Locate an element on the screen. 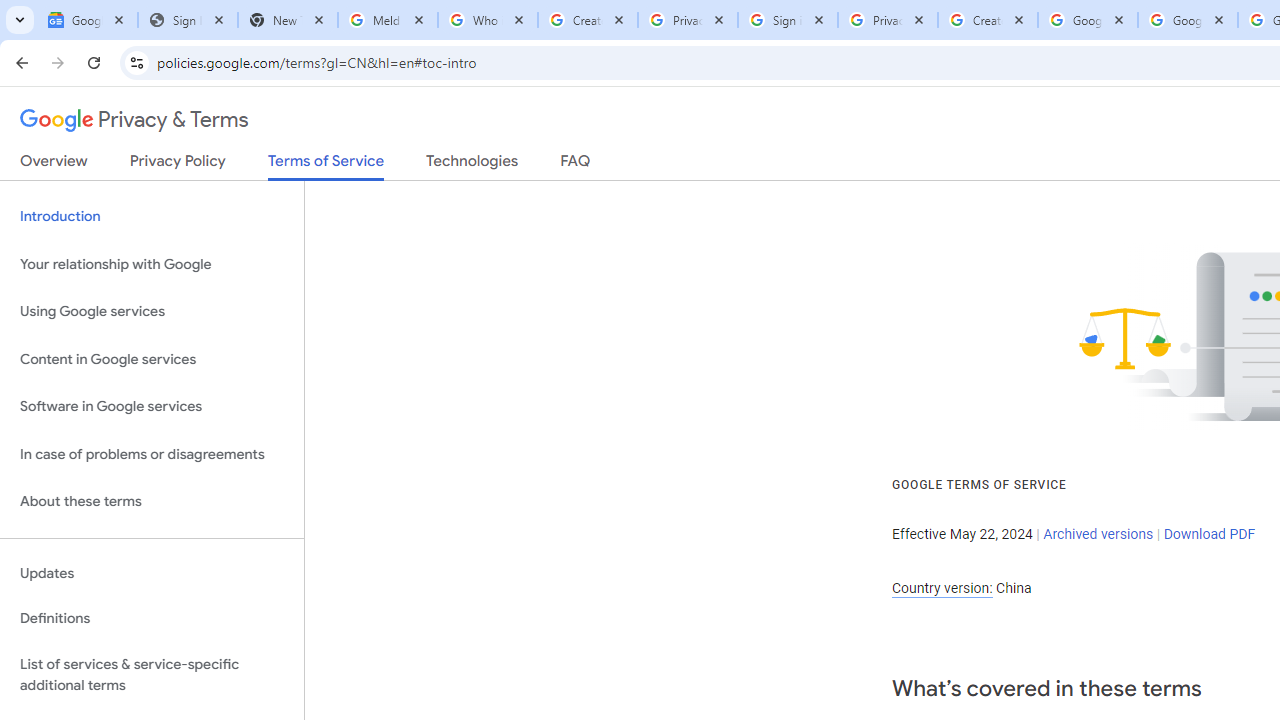  'Software in Google services' is located at coordinates (151, 406).